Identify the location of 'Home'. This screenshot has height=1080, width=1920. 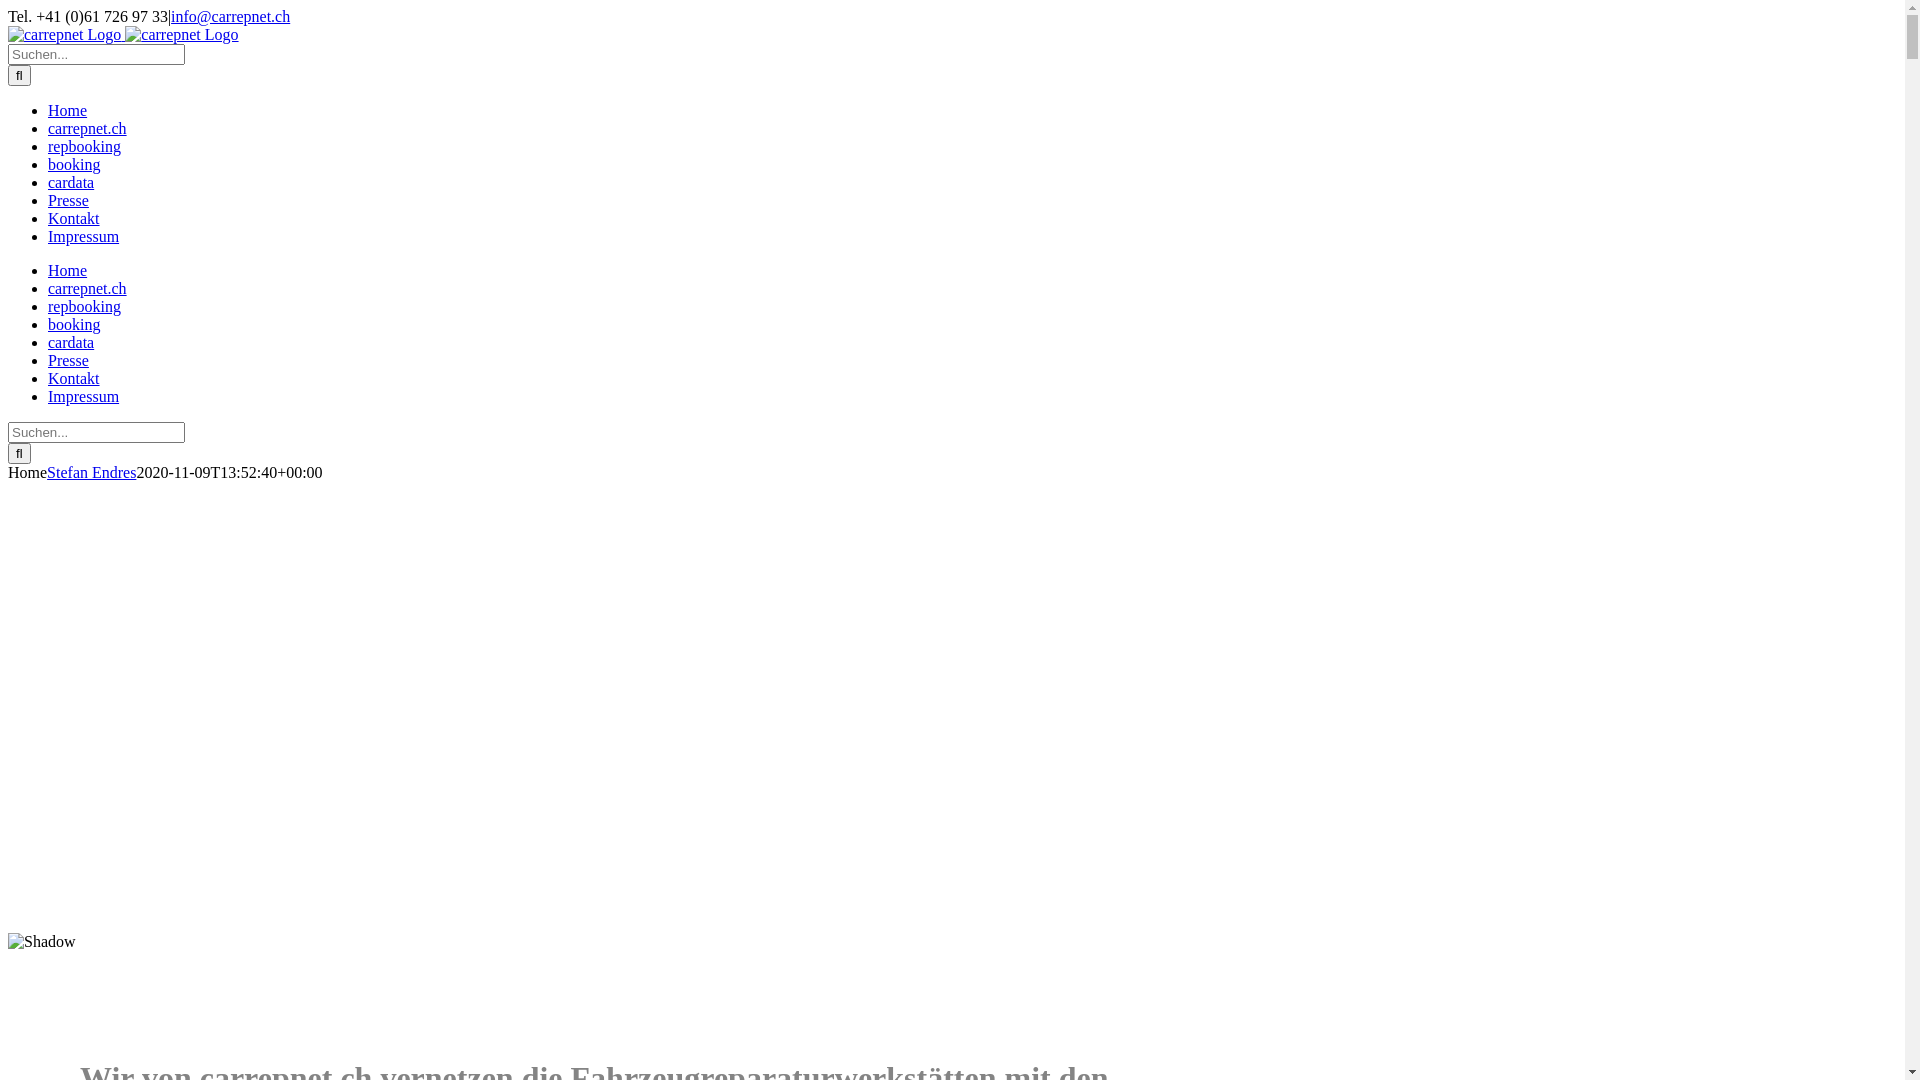
(67, 110).